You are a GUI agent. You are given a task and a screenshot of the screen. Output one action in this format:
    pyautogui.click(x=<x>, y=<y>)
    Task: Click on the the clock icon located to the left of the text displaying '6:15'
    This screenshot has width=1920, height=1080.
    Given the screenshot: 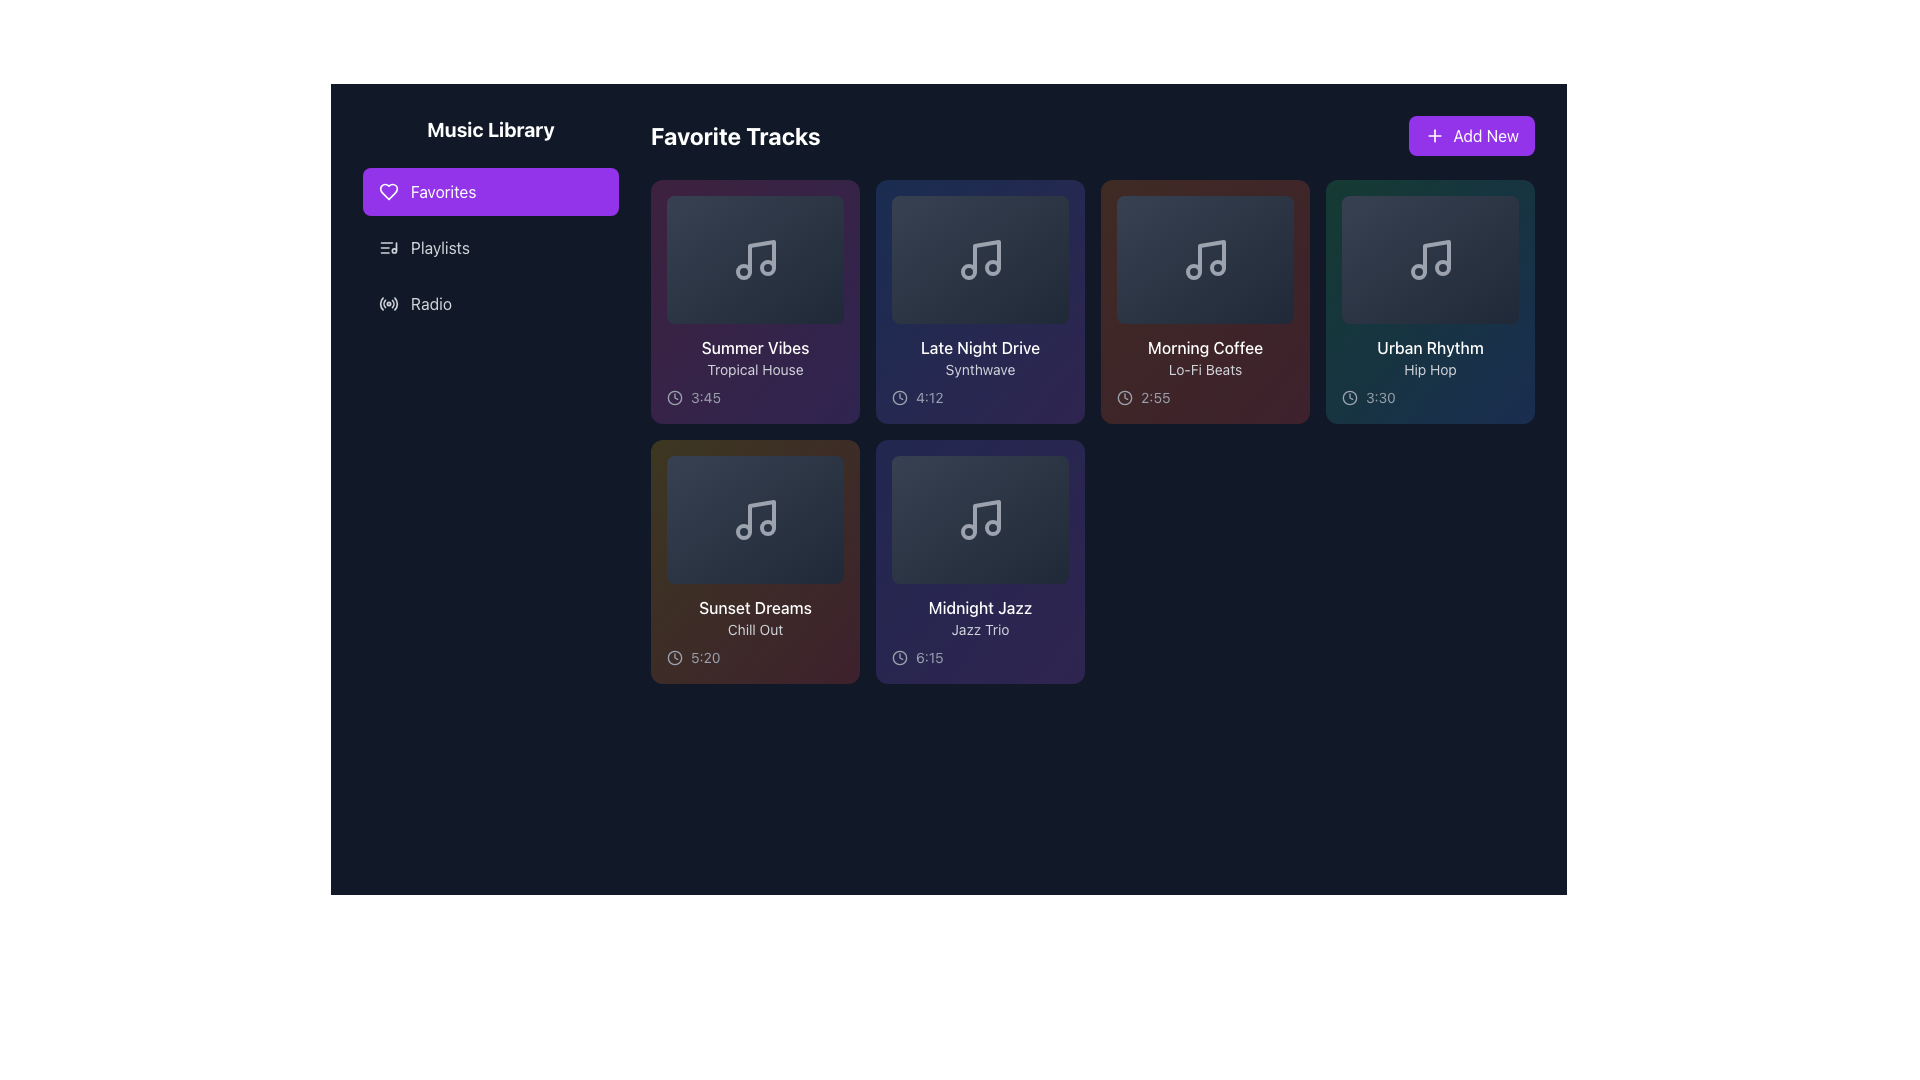 What is the action you would take?
    pyautogui.click(x=899, y=658)
    